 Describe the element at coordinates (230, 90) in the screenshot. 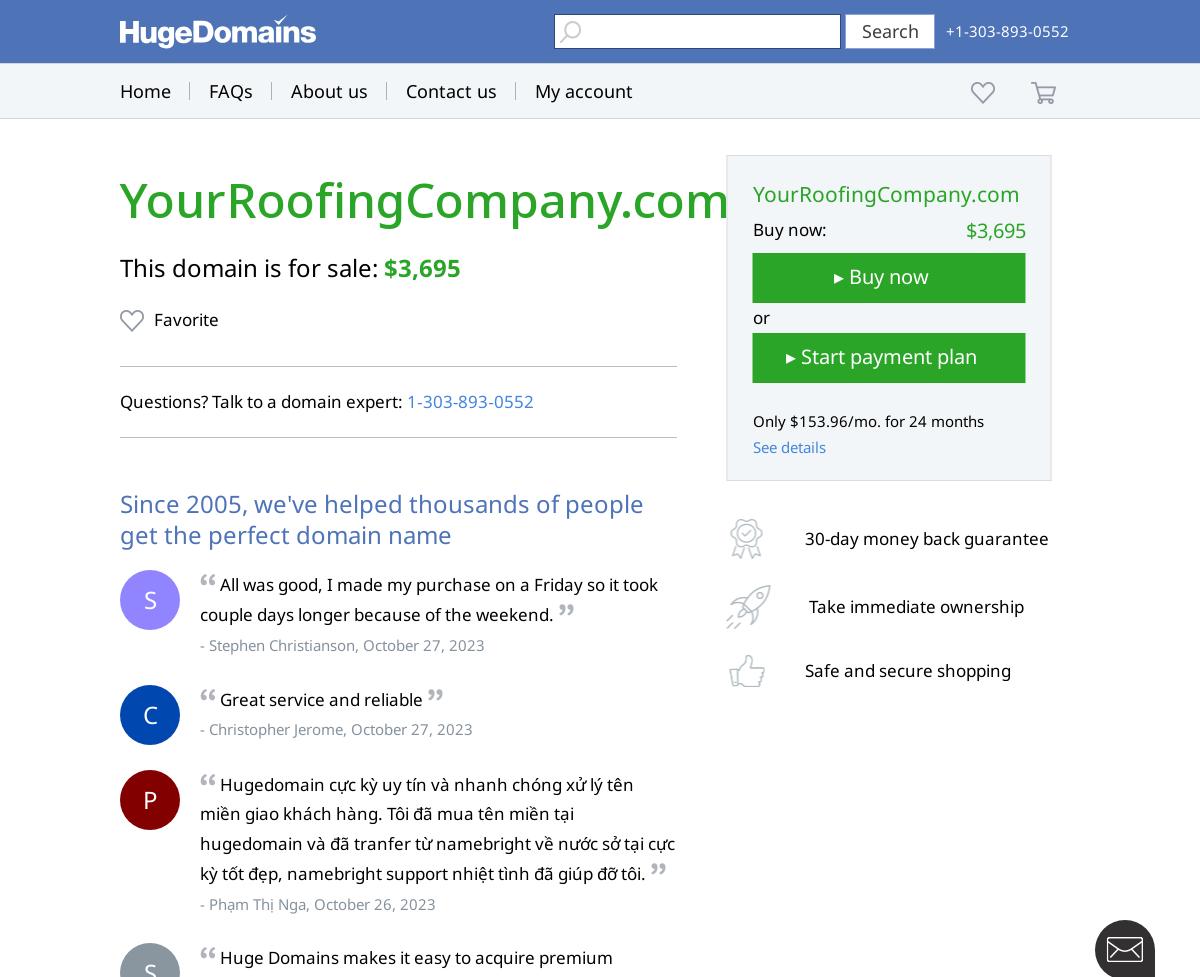

I see `'FAQs'` at that location.